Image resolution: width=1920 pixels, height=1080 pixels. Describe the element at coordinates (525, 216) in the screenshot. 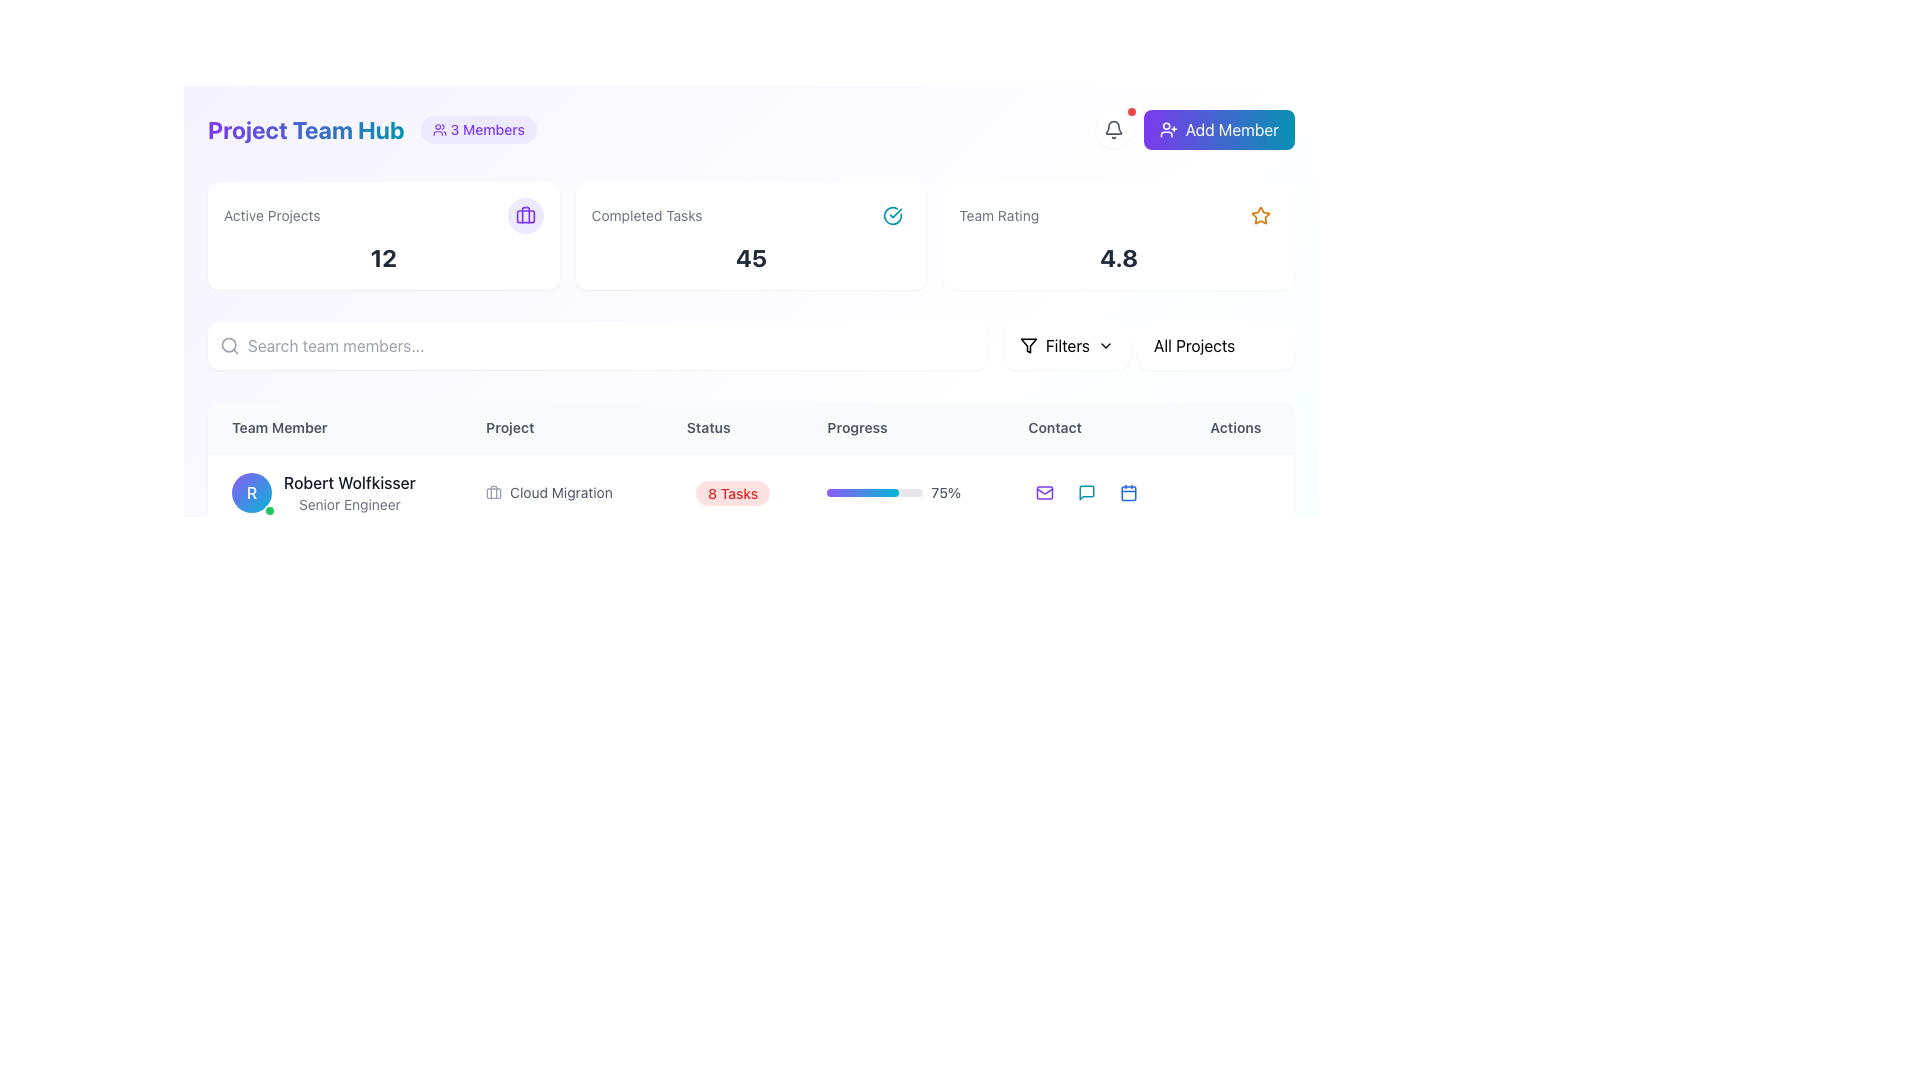

I see `the violet briefcase icon within the light violet circular background located in the 'Active Projects' card at the upper-left quadrant of the interface` at that location.